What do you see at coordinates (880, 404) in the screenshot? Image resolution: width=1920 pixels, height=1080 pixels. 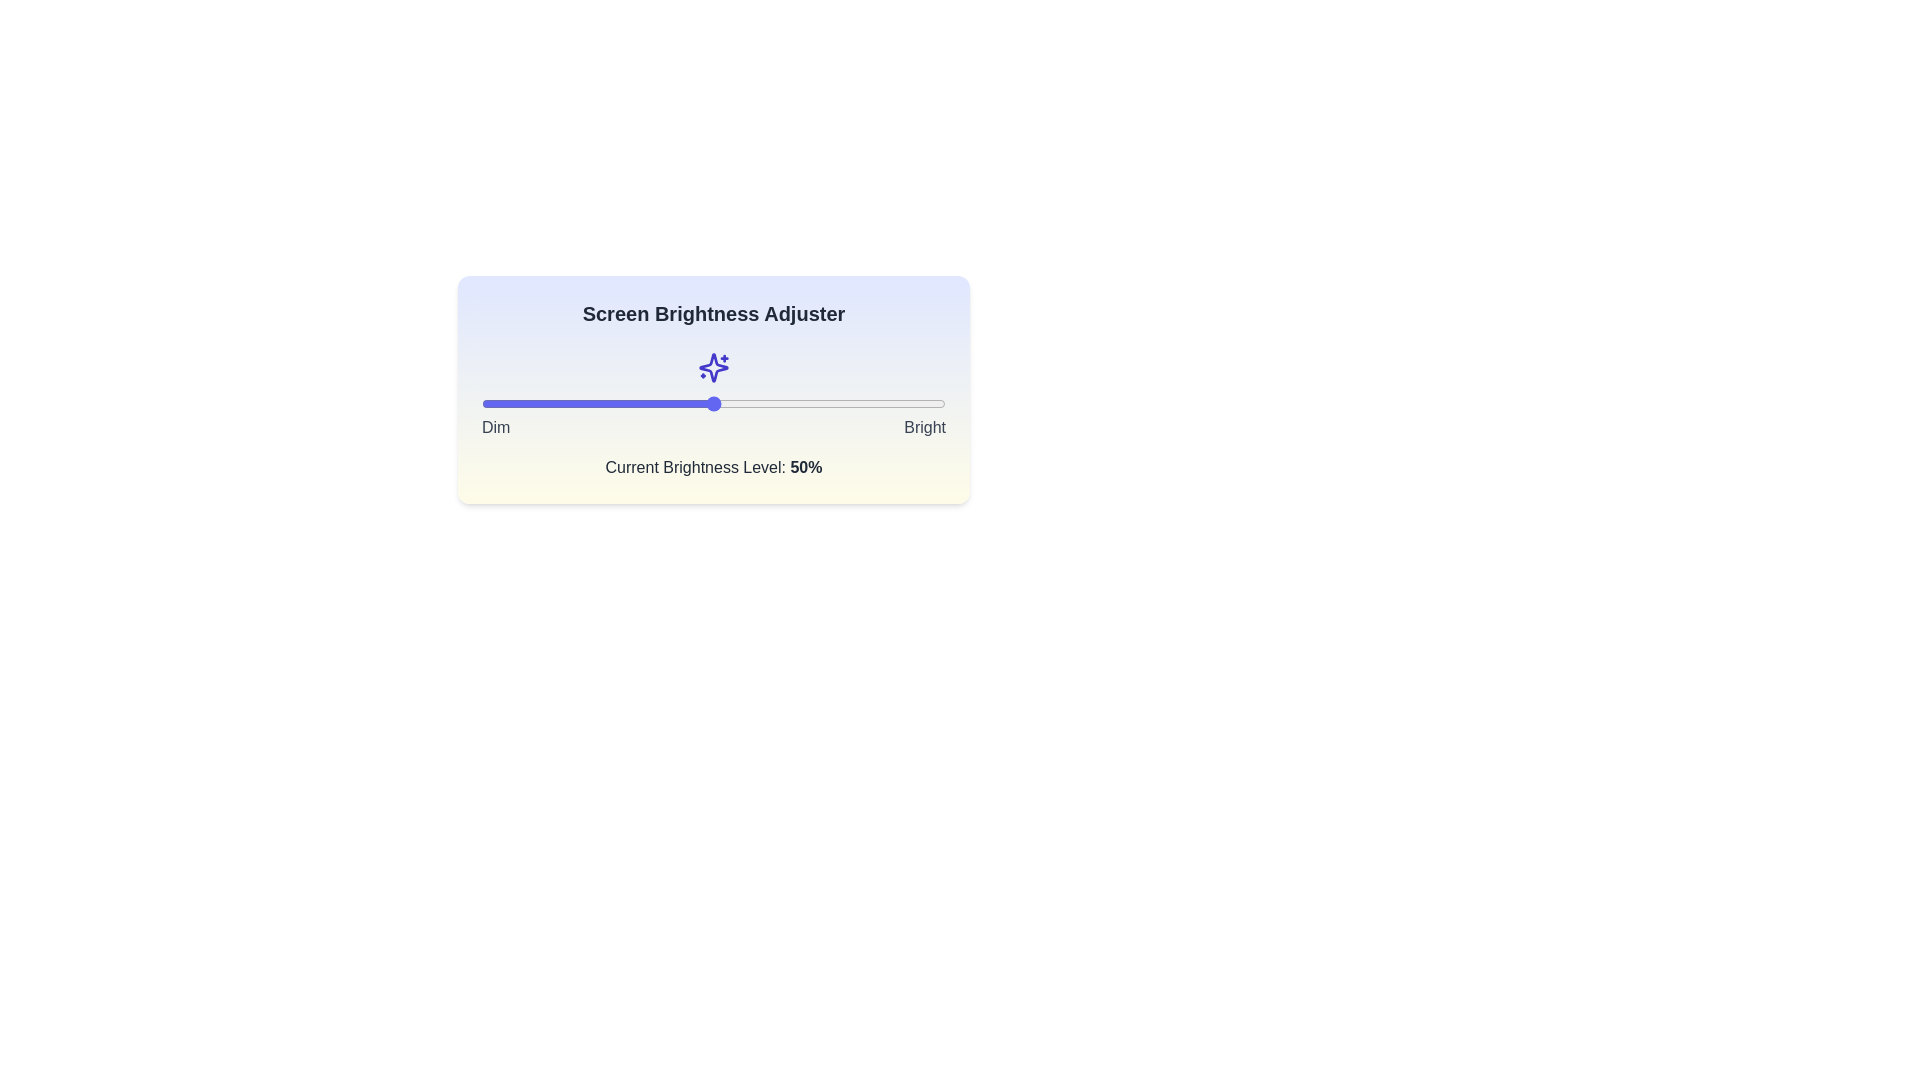 I see `the brightness slider to 86% to observe the icon change` at bounding box center [880, 404].